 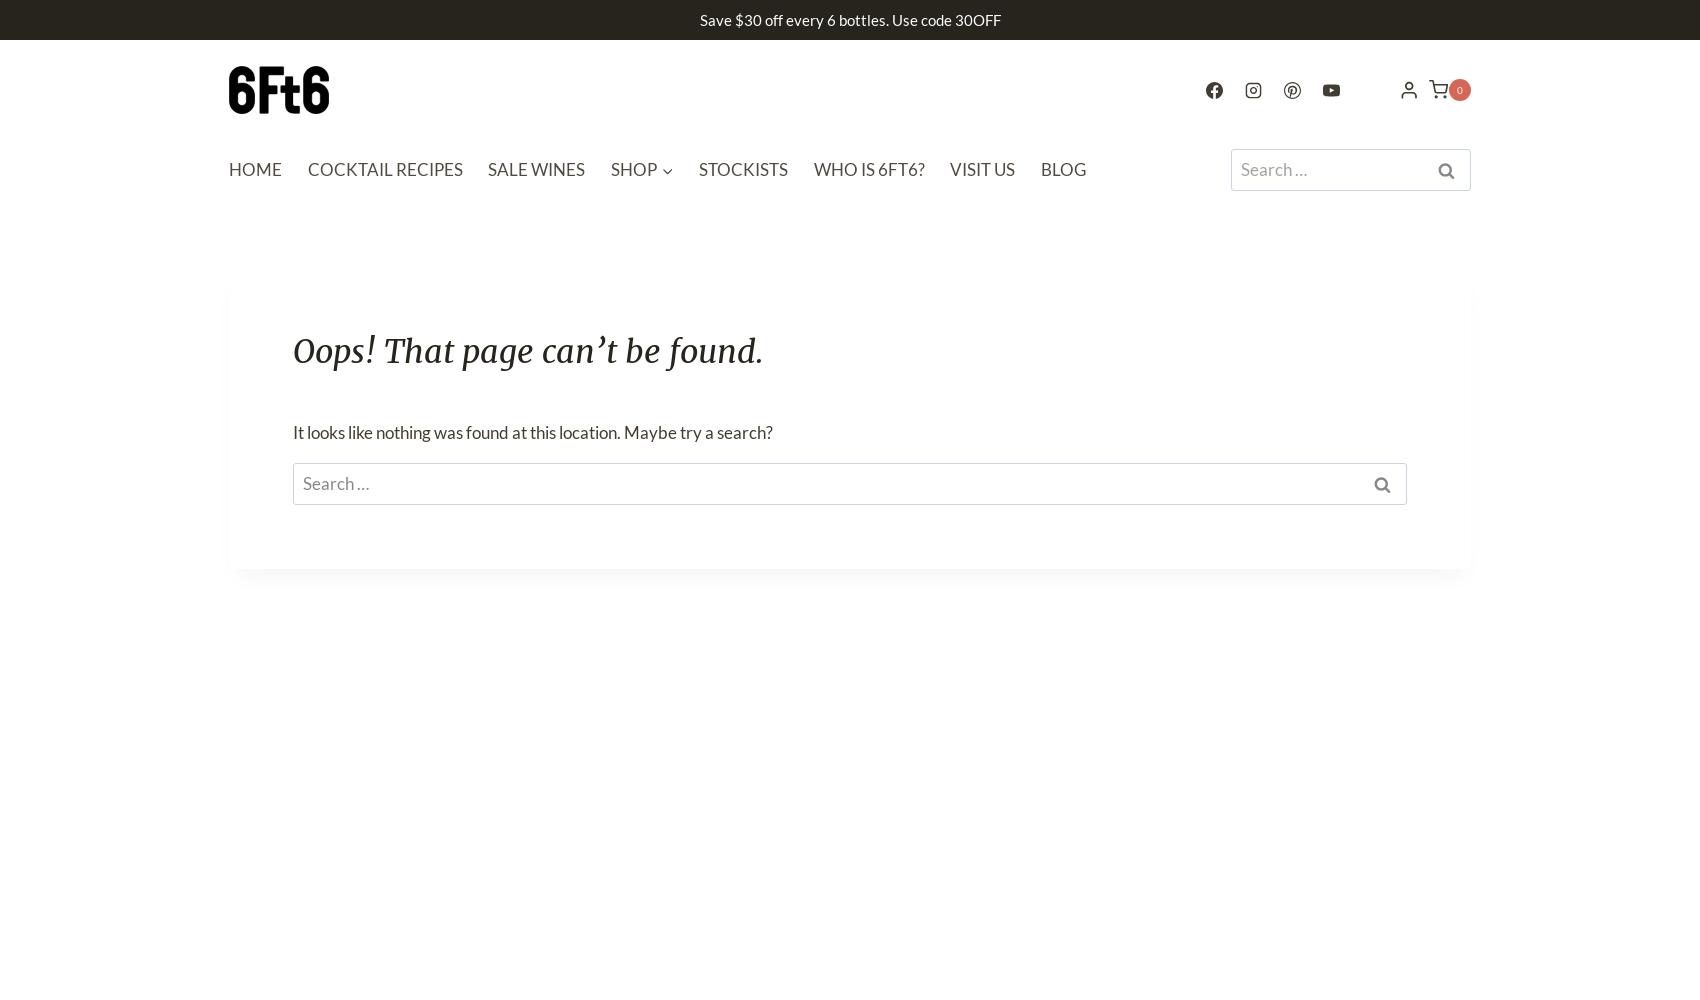 What do you see at coordinates (868, 169) in the screenshot?
I see `'Who is 6Ft6?'` at bounding box center [868, 169].